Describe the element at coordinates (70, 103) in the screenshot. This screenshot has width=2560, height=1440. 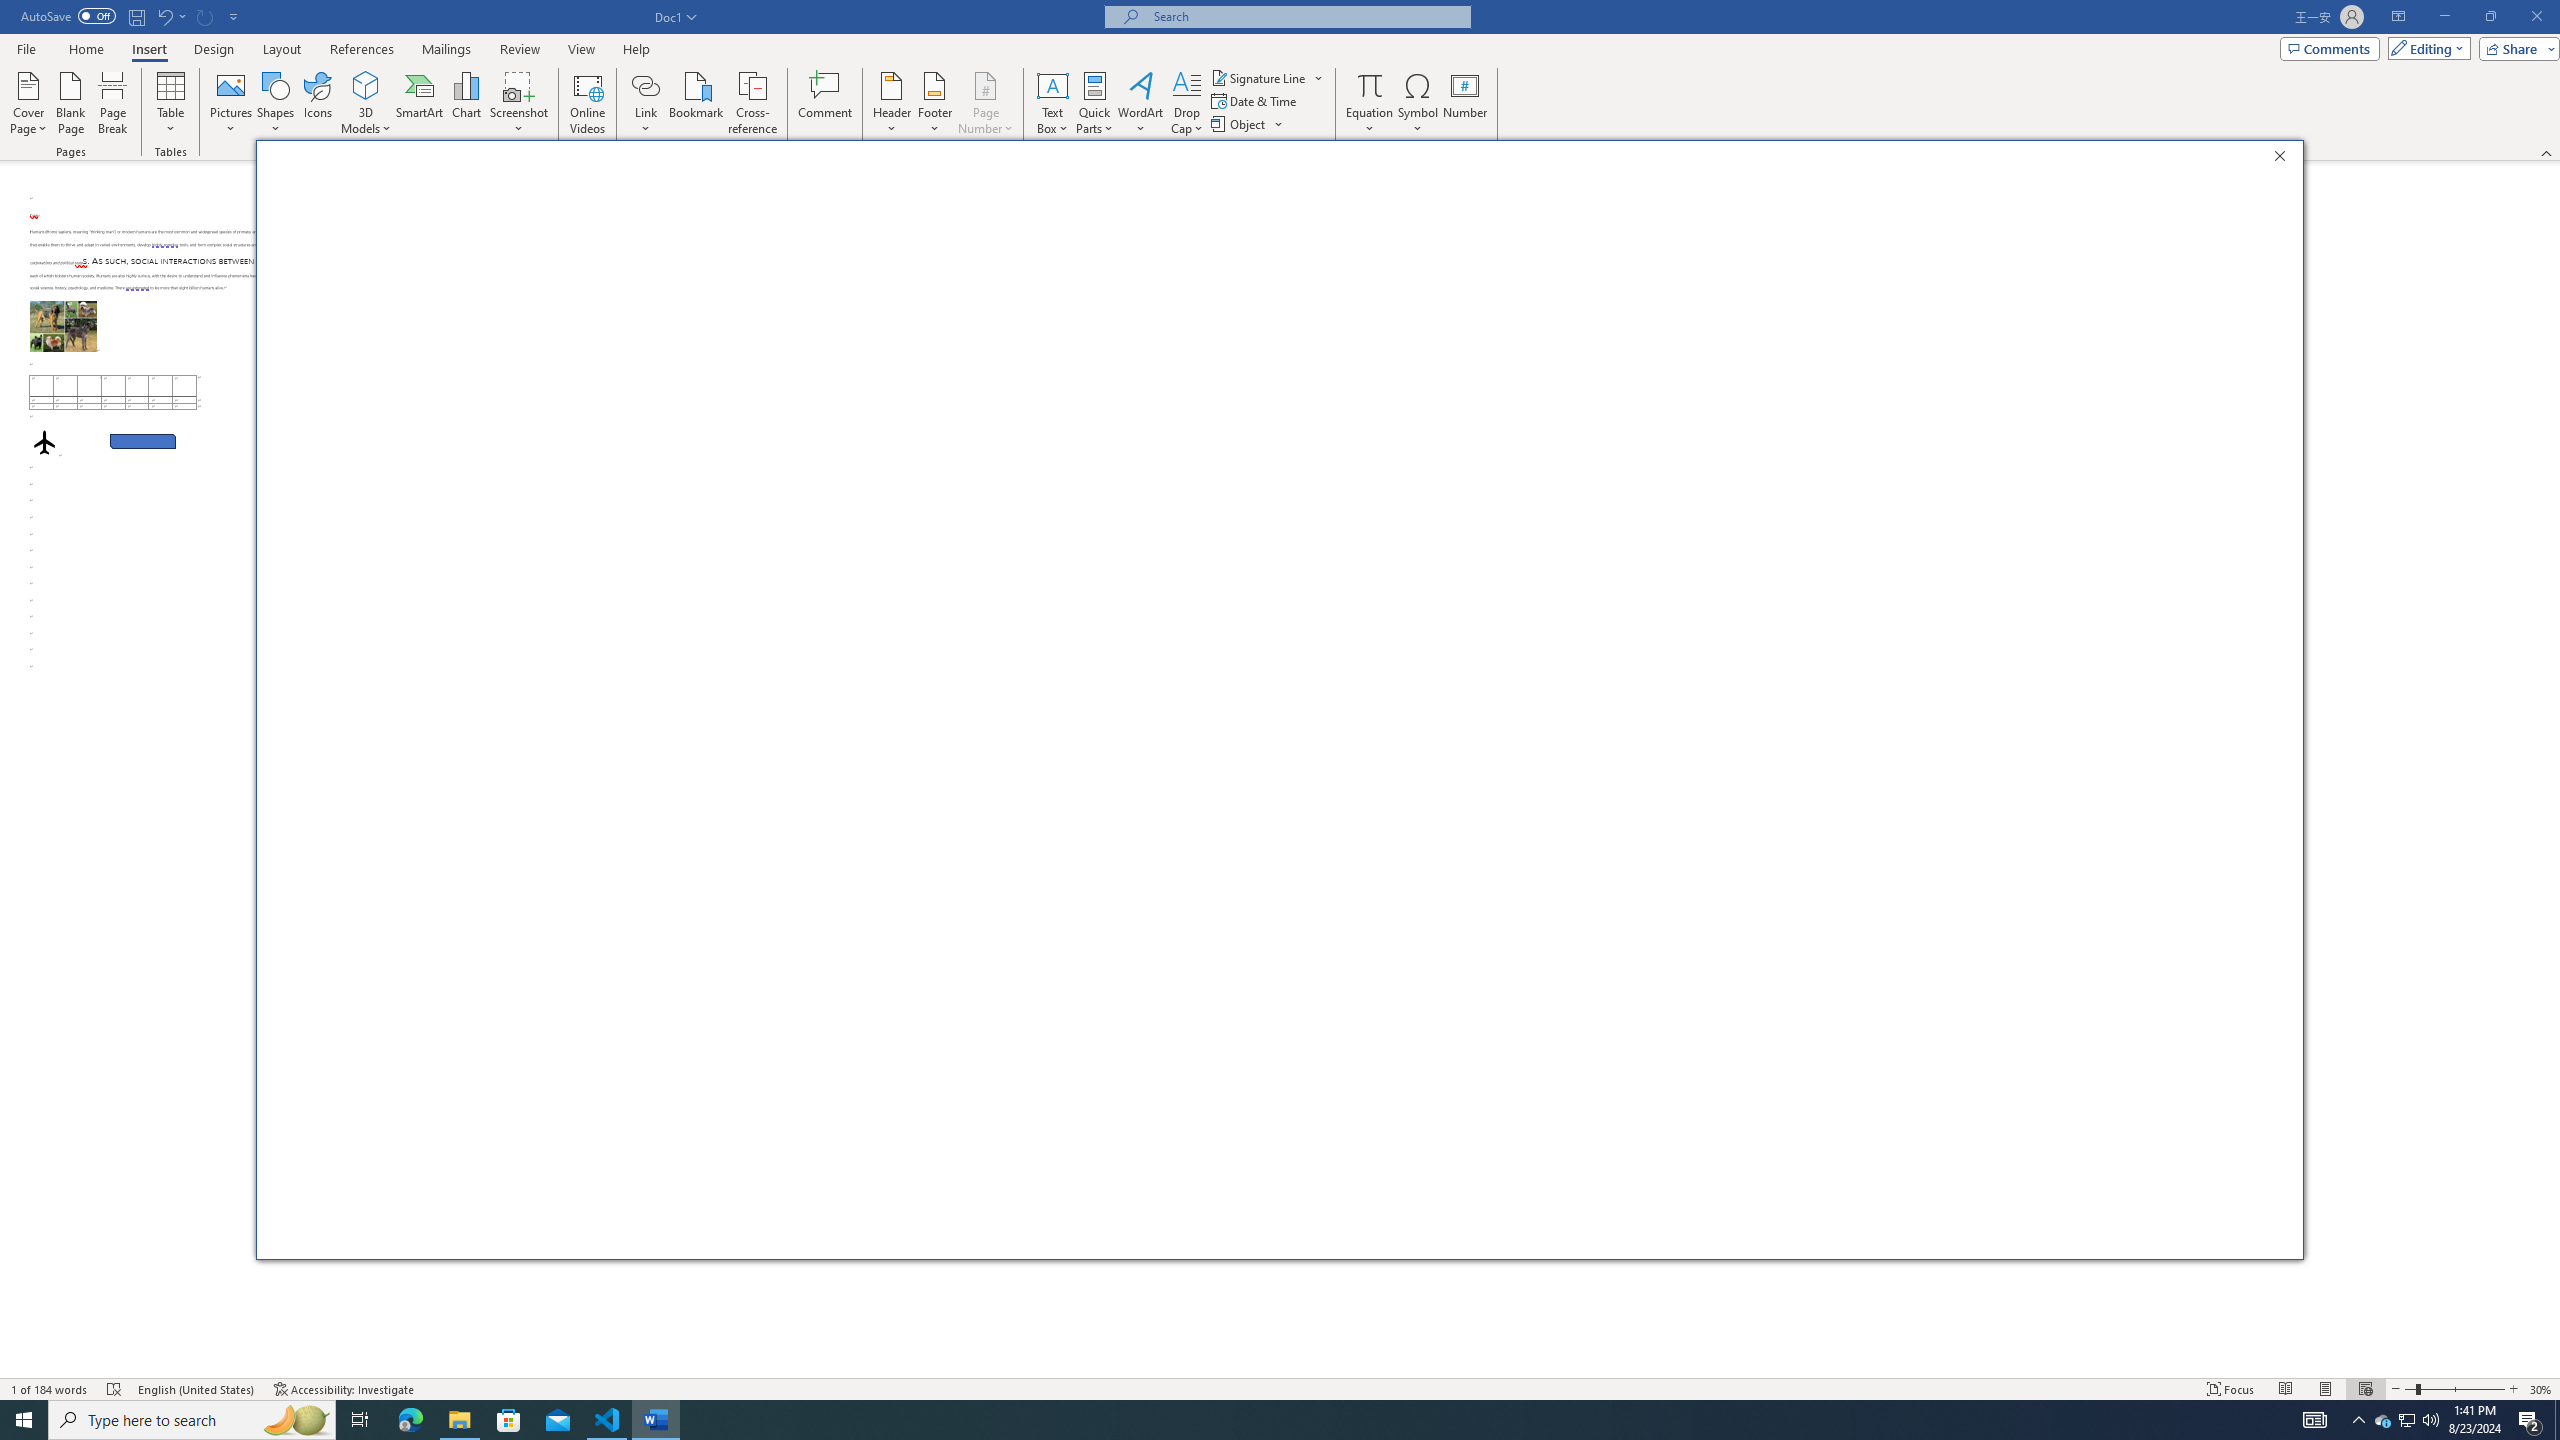
I see `'Blank Page'` at that location.